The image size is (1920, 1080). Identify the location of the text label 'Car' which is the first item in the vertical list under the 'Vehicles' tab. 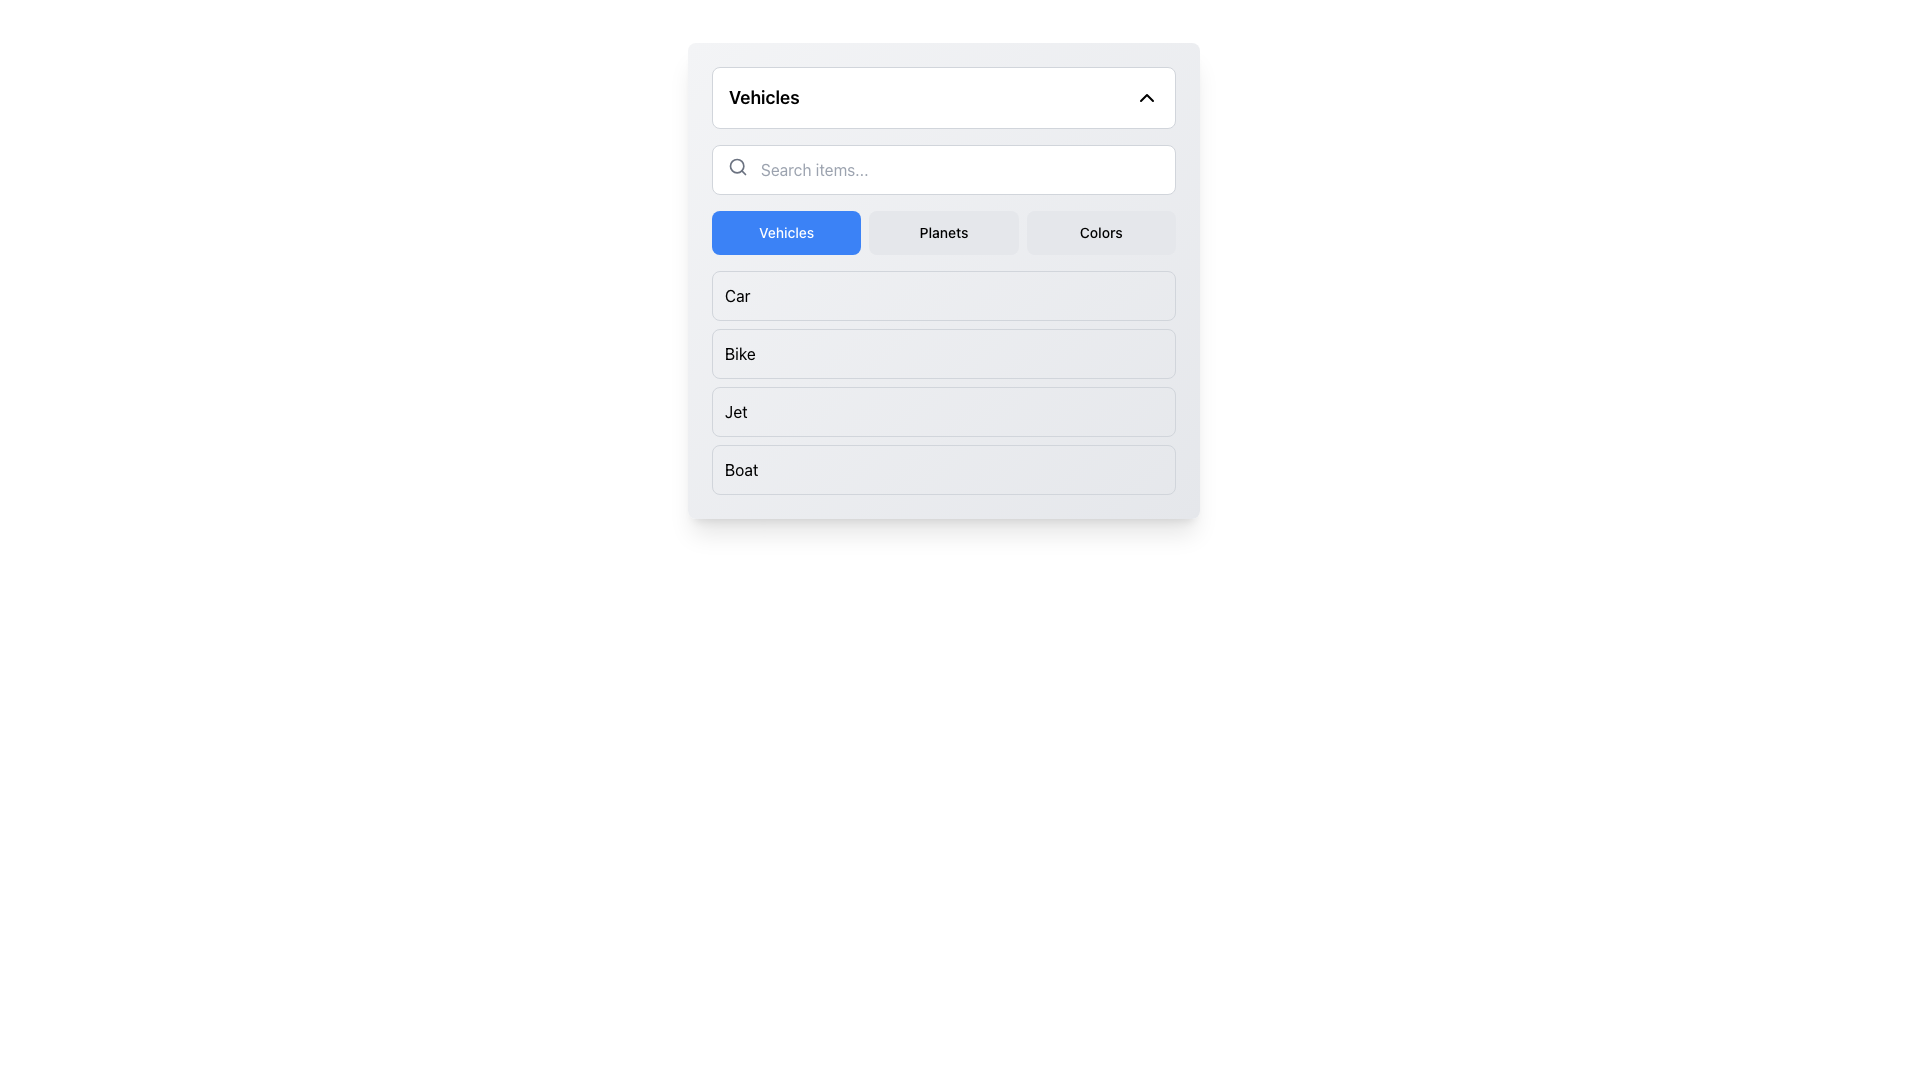
(736, 296).